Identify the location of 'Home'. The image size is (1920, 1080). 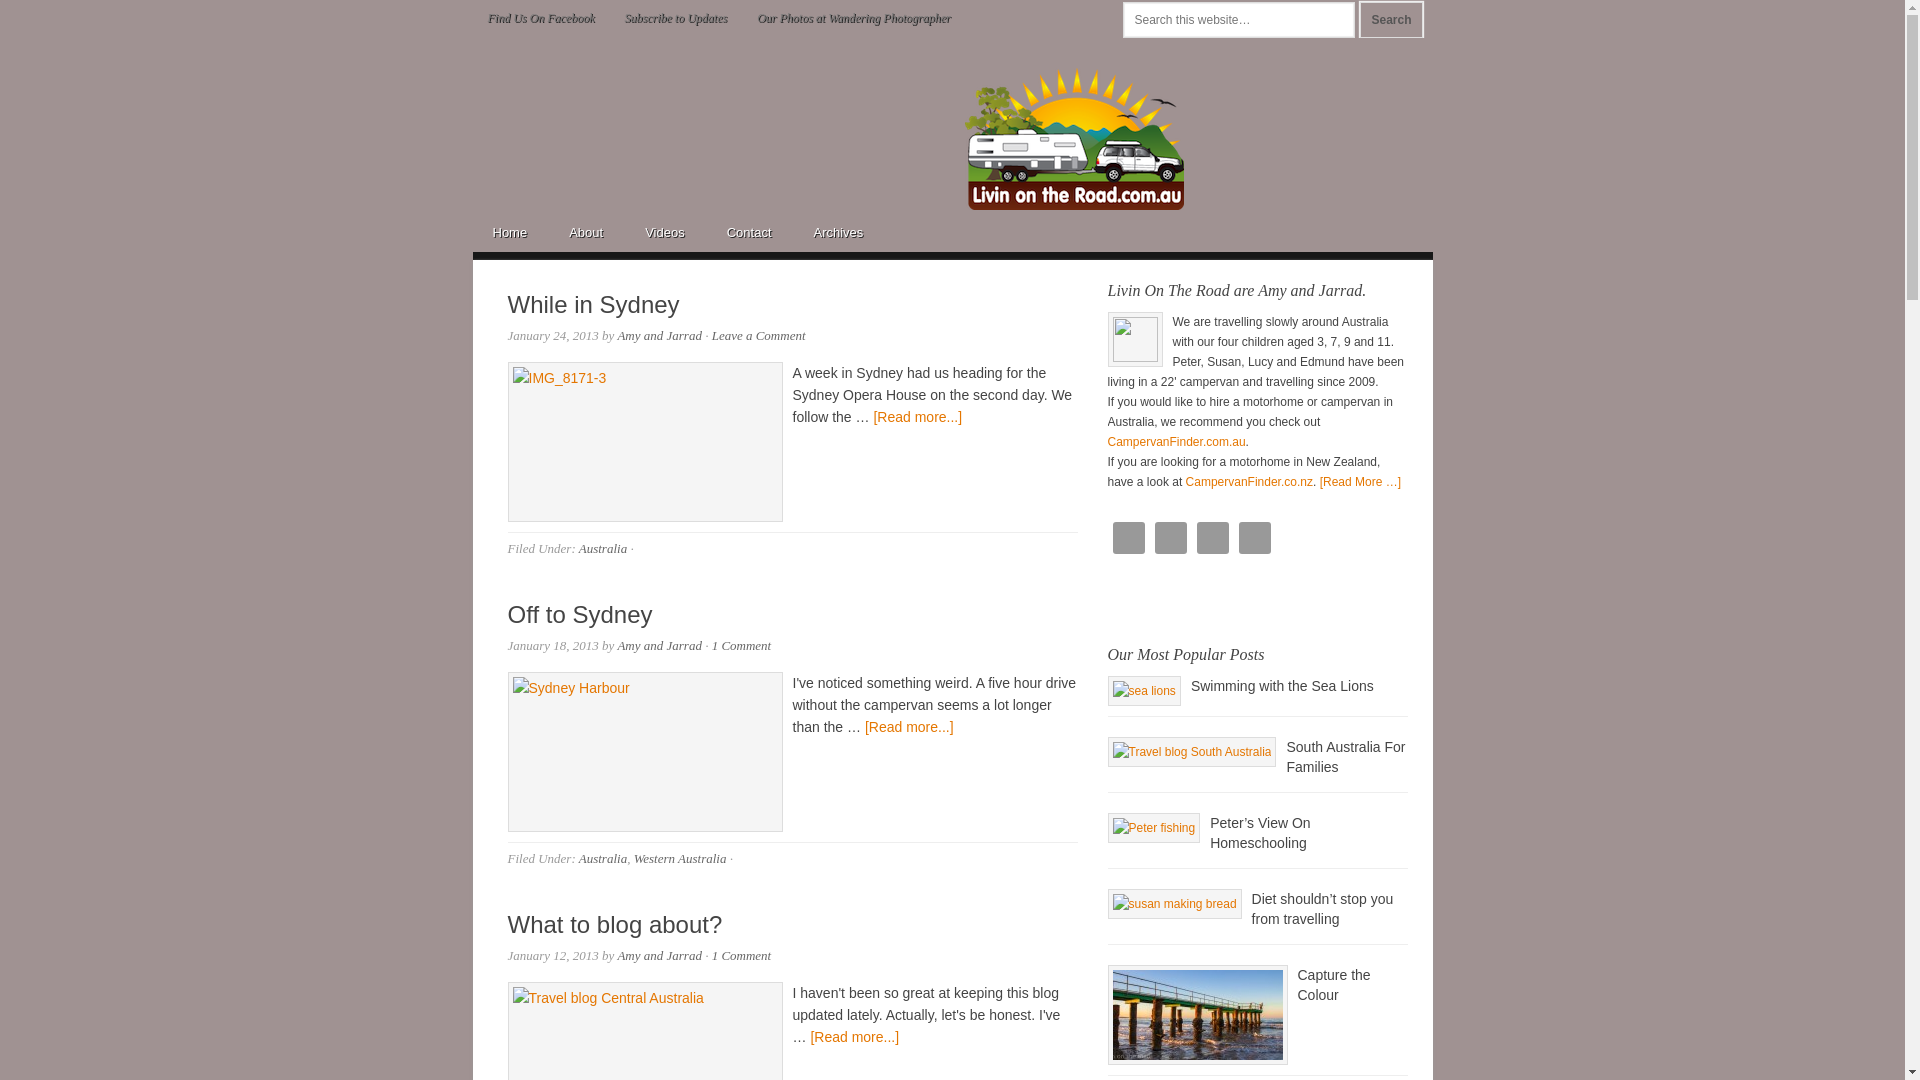
(470, 230).